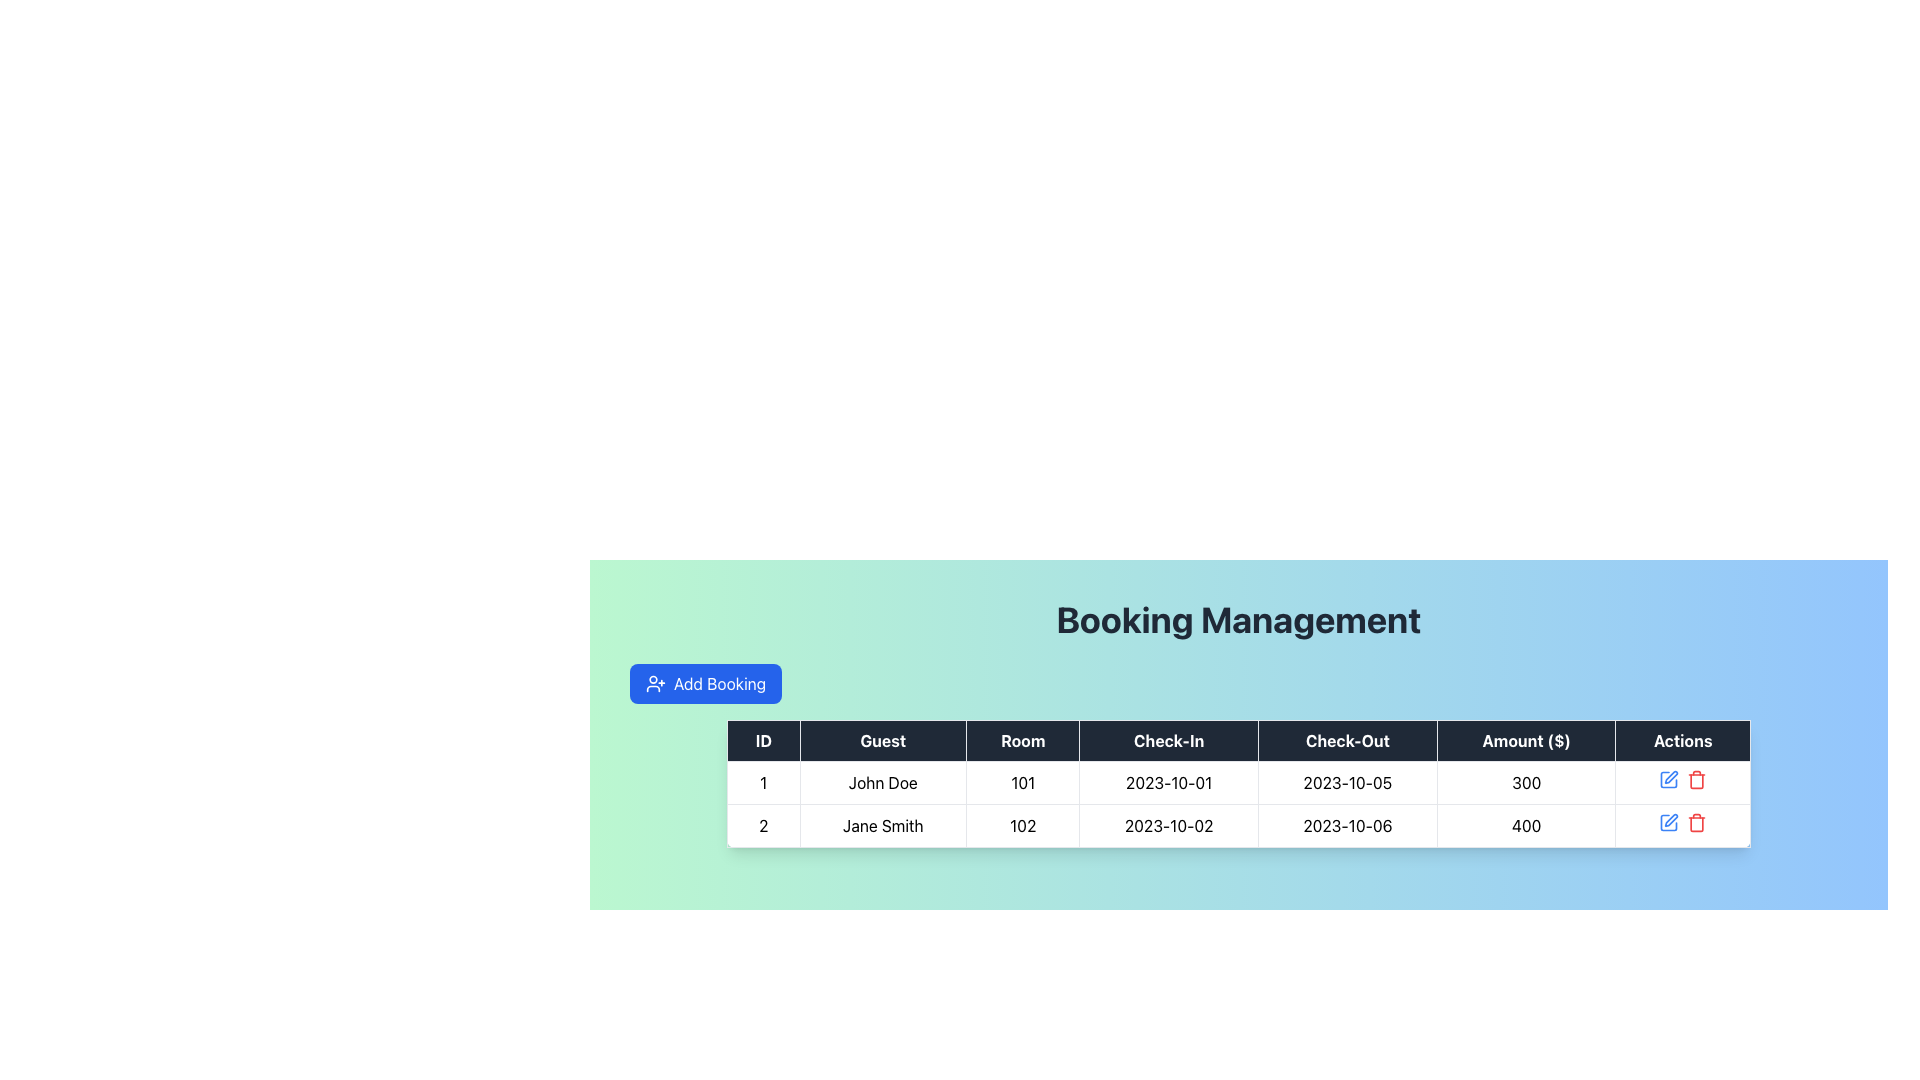  Describe the element at coordinates (762, 740) in the screenshot. I see `the 'ID' text label in the first cell of the table header, which is displayed in bold white font on a dark background` at that location.